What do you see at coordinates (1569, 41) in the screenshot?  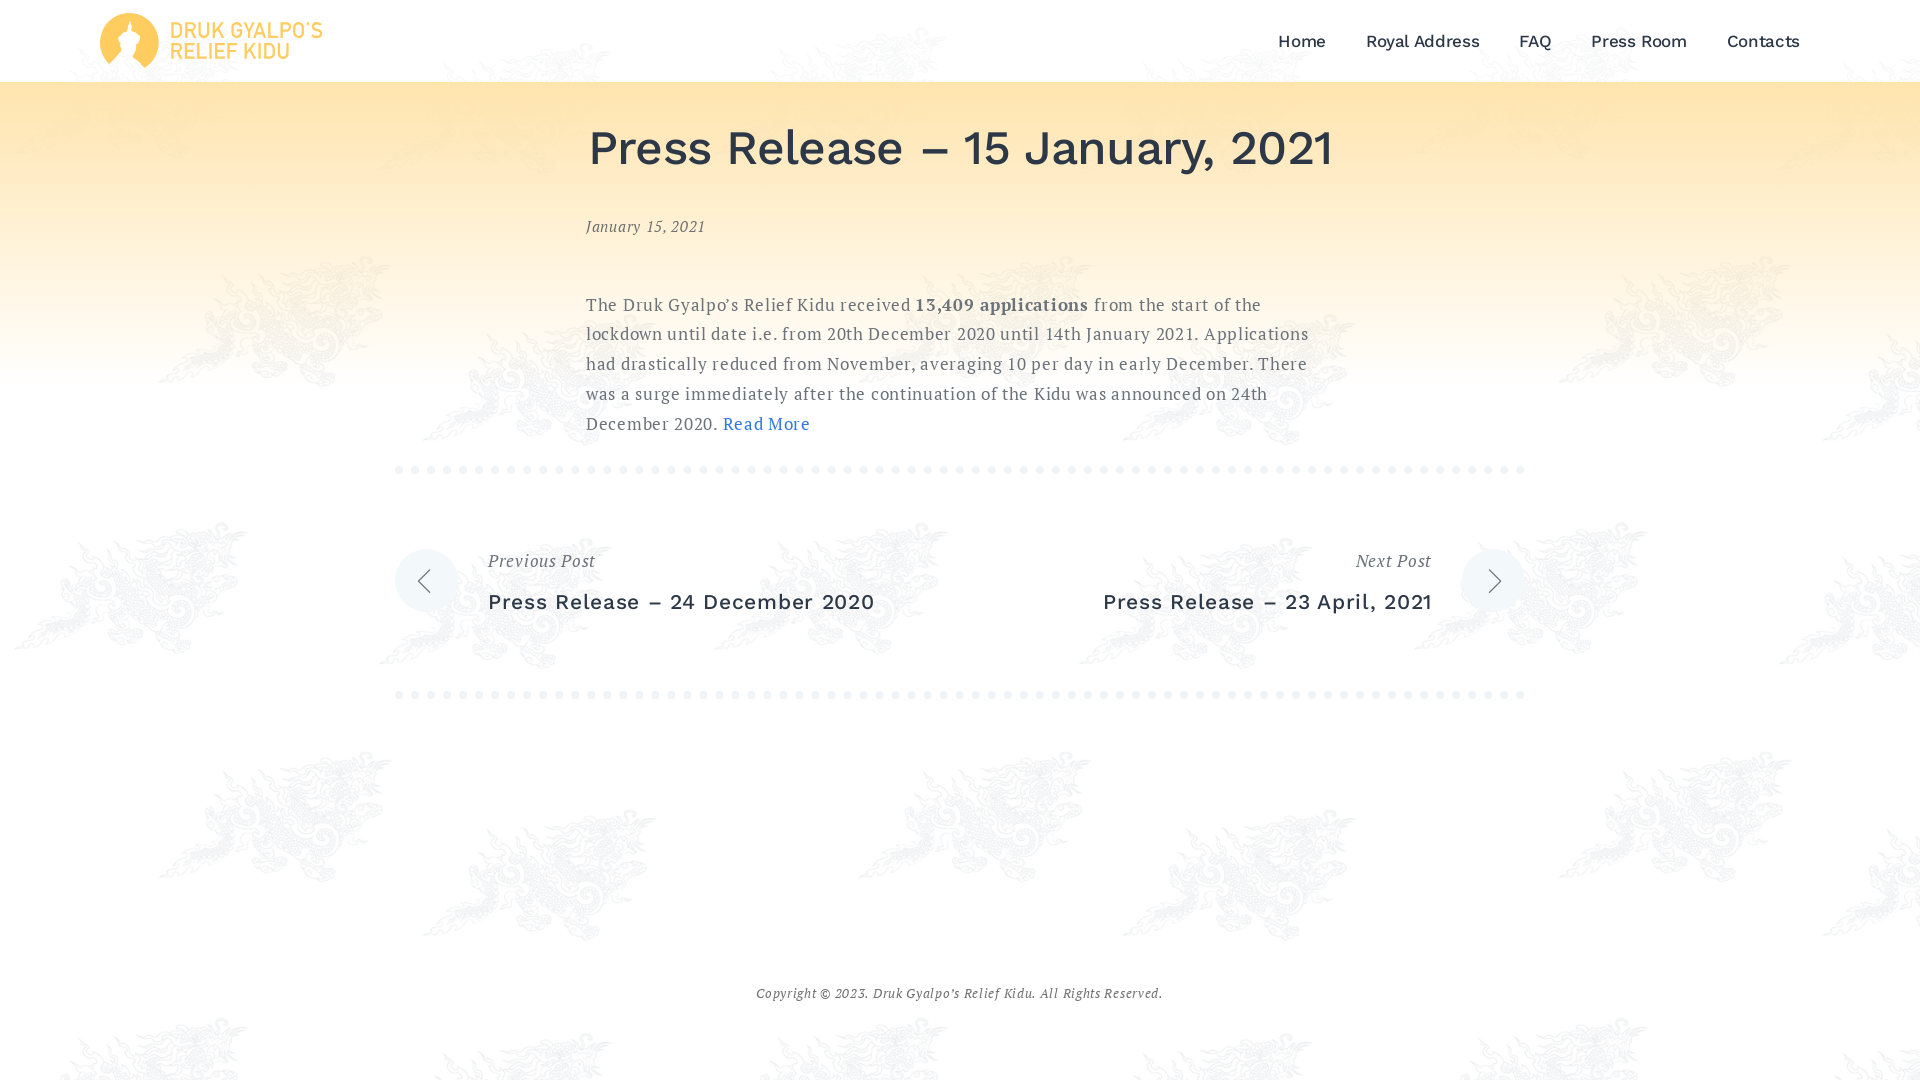 I see `'Press Room'` at bounding box center [1569, 41].